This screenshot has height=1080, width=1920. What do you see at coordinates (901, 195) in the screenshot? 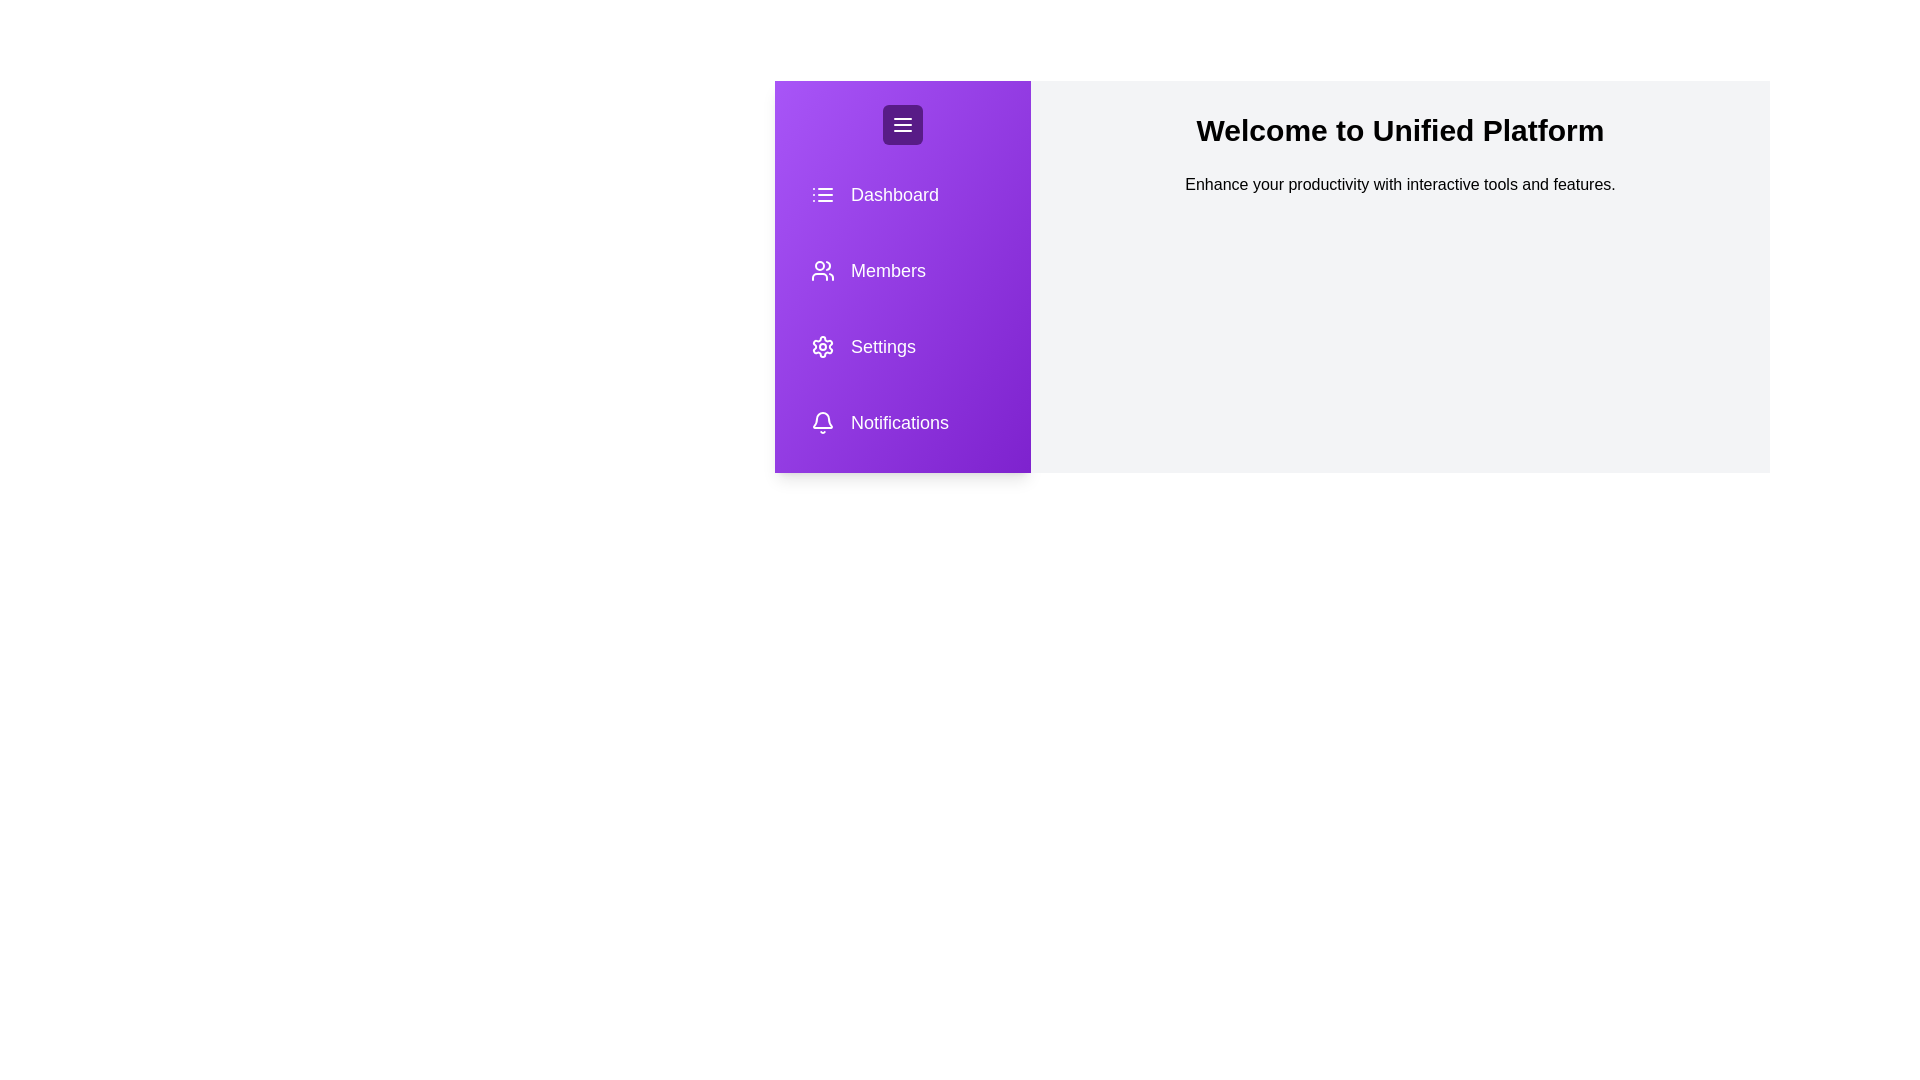
I see `the sidebar item labeled Dashboard` at bounding box center [901, 195].